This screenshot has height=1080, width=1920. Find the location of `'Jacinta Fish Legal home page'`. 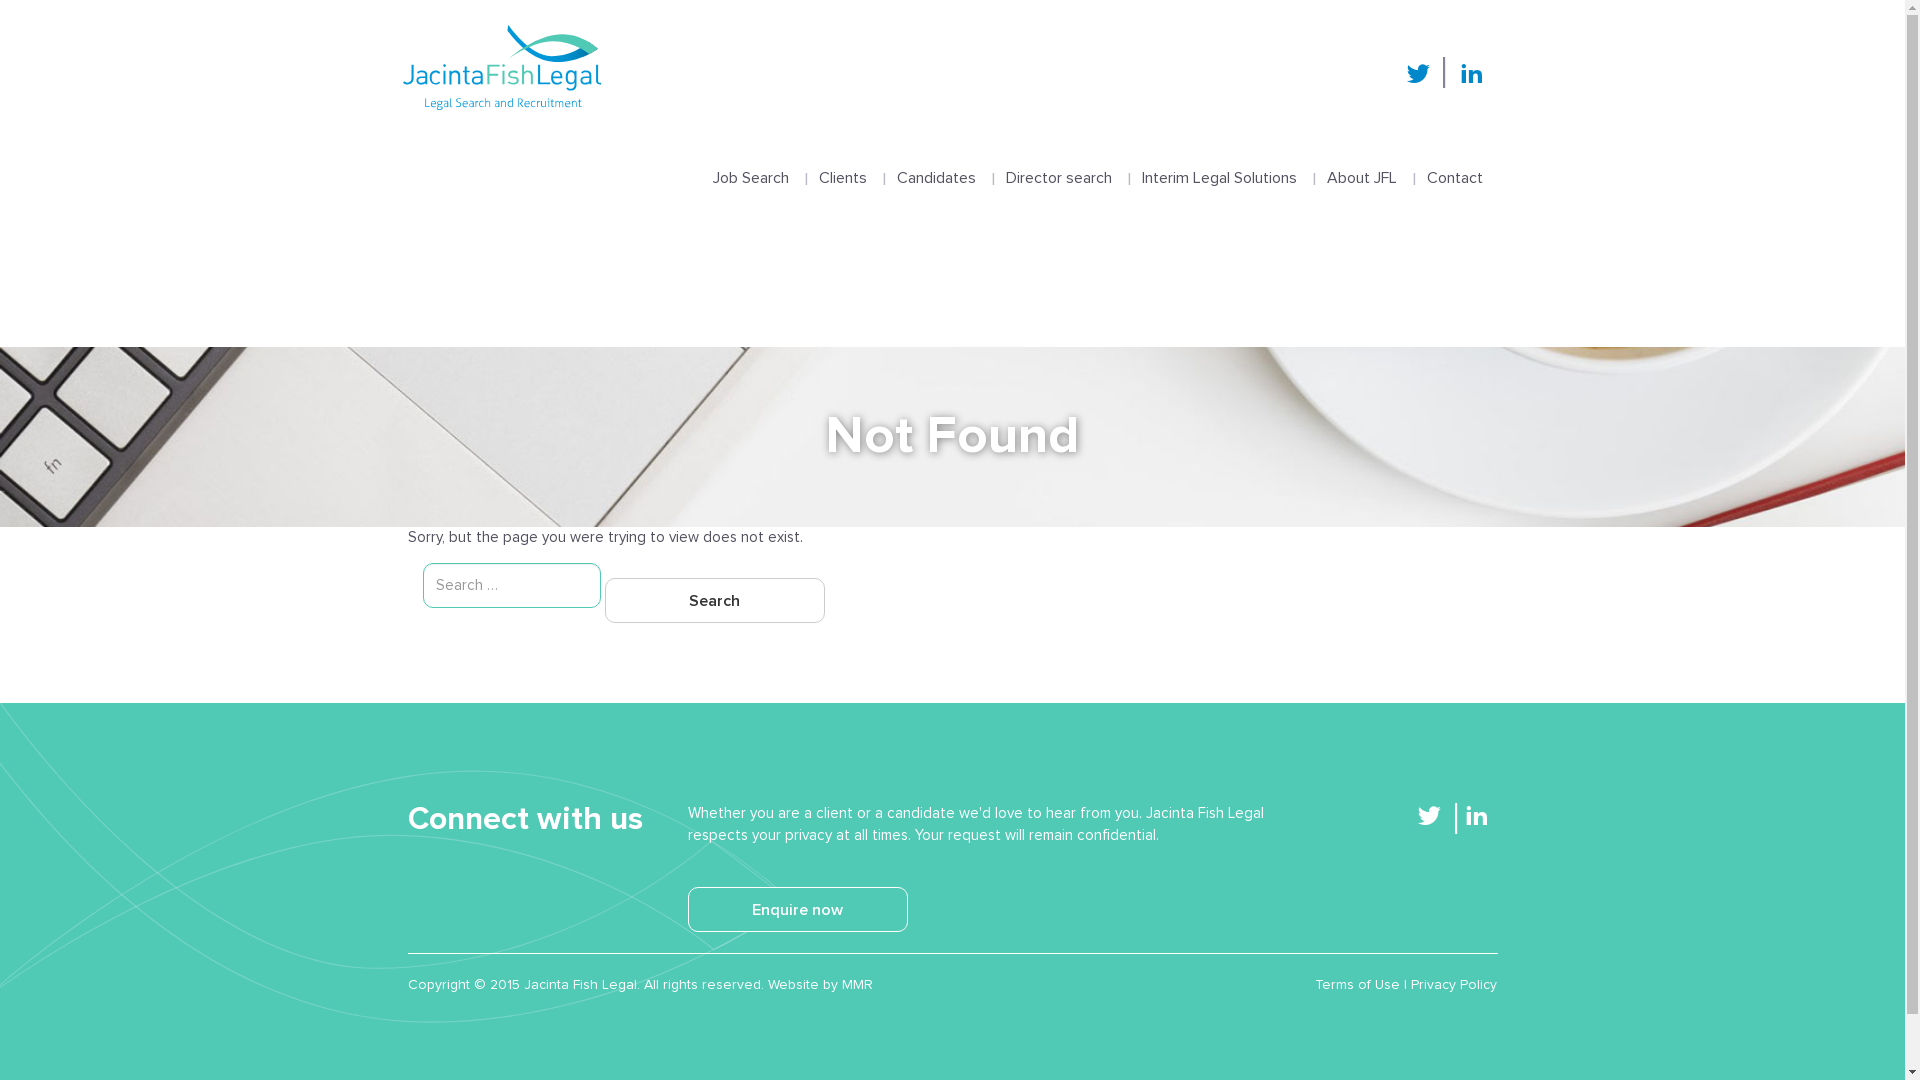

'Jacinta Fish Legal home page' is located at coordinates (500, 66).